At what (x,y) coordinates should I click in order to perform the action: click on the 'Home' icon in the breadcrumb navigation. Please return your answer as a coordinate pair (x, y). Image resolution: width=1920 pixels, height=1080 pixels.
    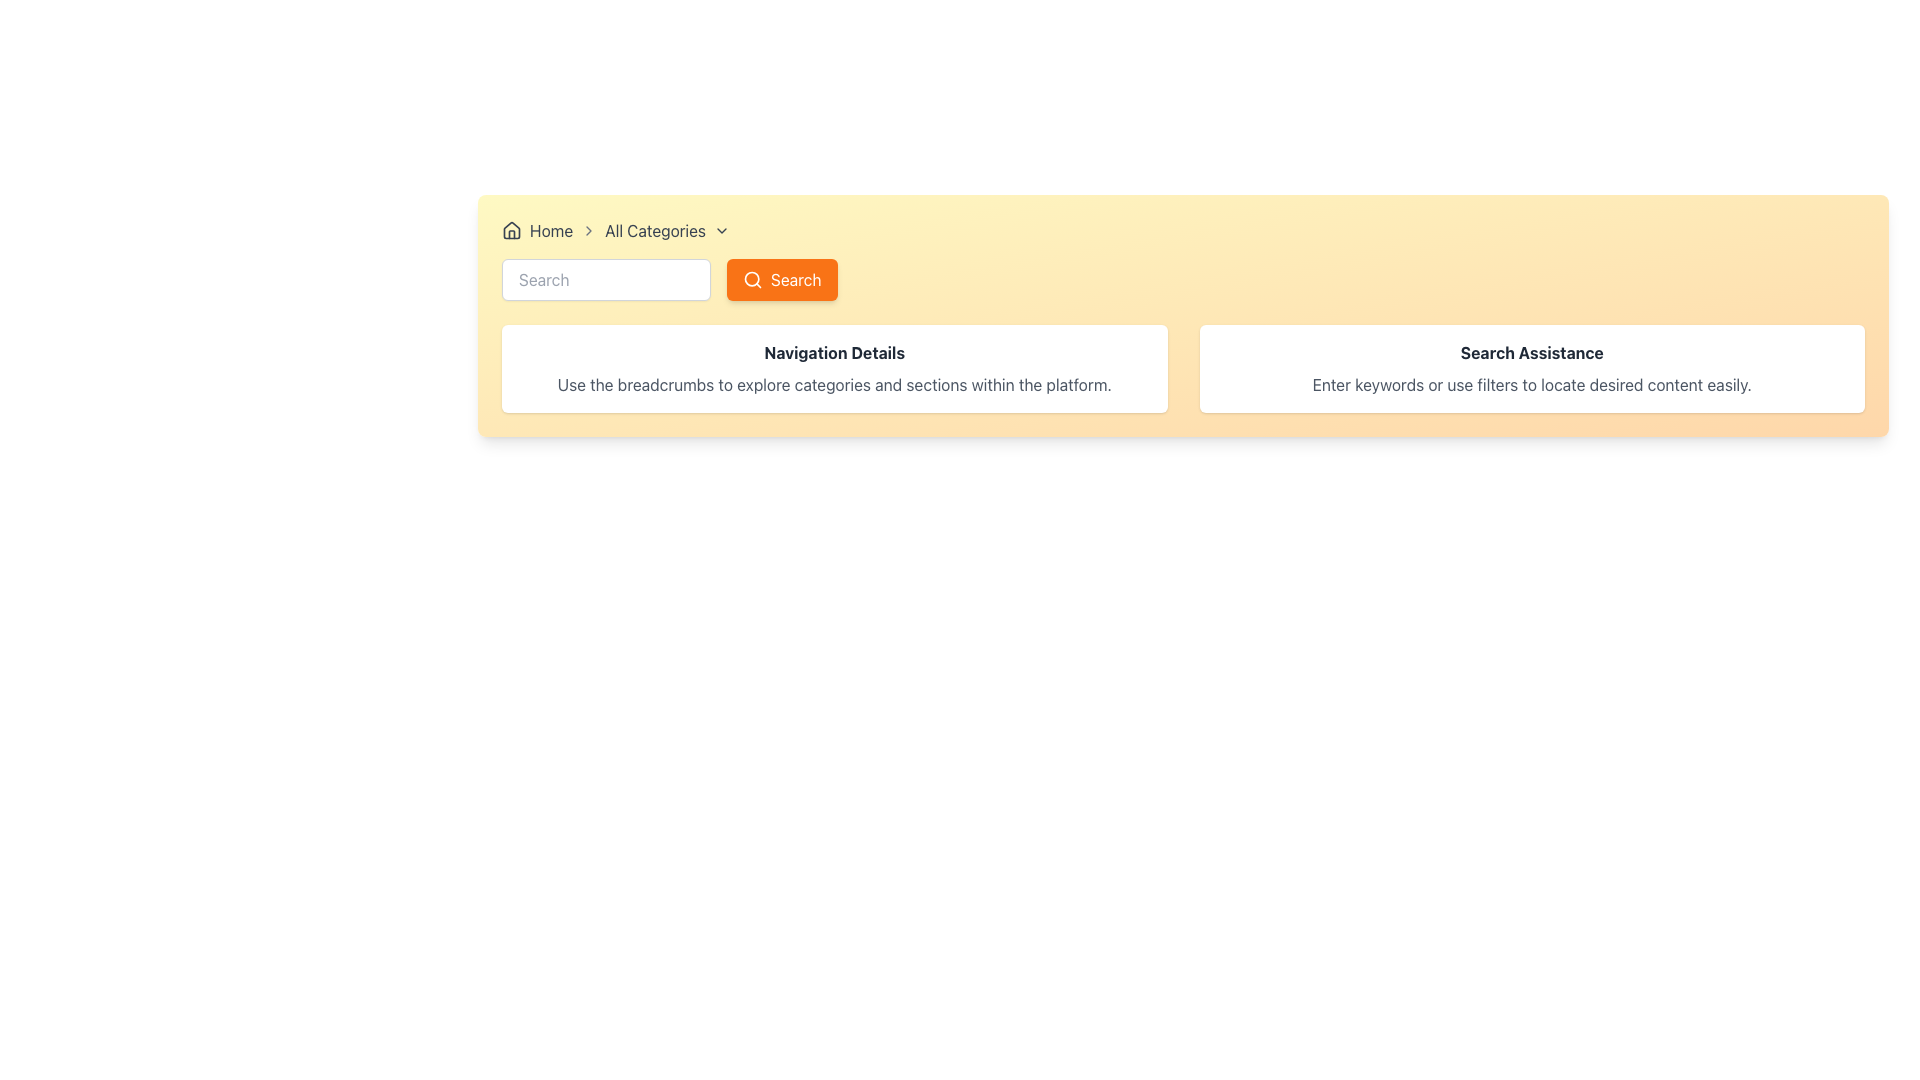
    Looking at the image, I should click on (512, 230).